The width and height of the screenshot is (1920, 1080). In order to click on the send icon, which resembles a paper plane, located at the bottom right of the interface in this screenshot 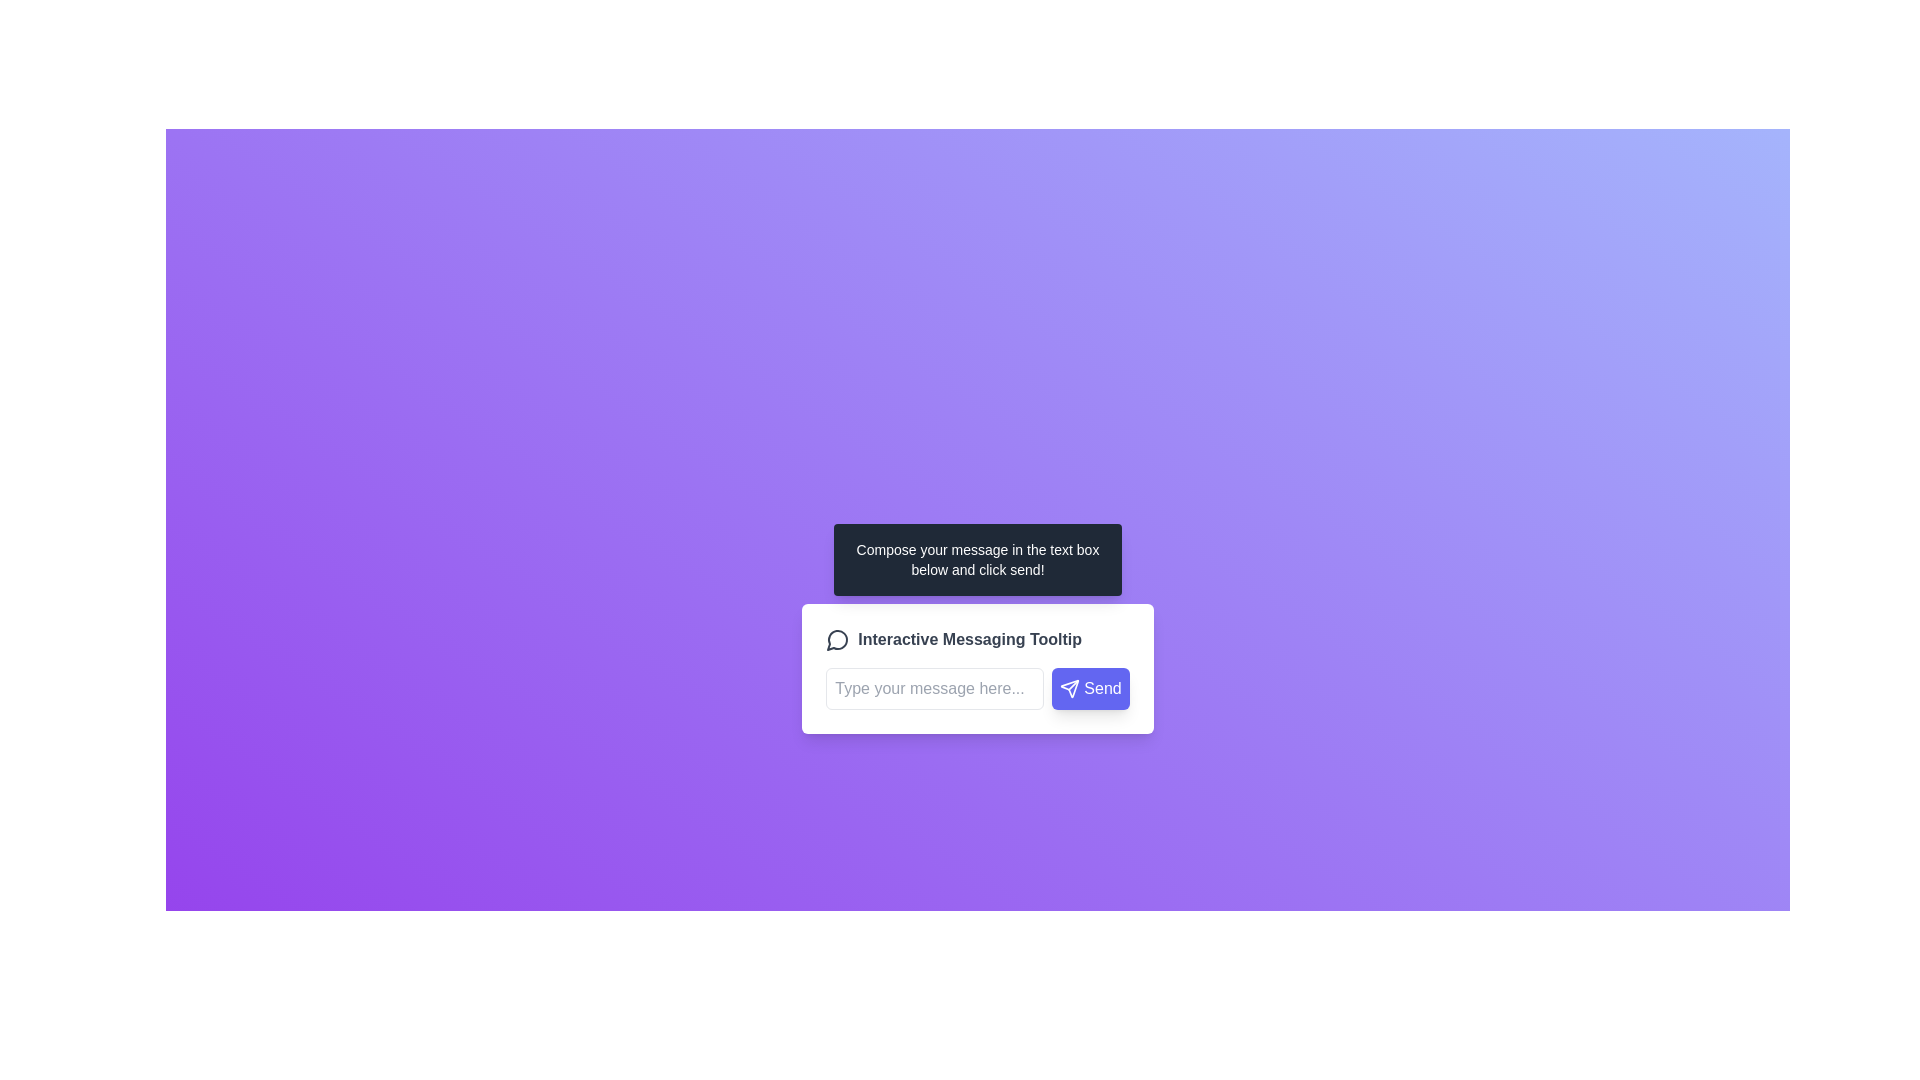, I will do `click(1069, 688)`.